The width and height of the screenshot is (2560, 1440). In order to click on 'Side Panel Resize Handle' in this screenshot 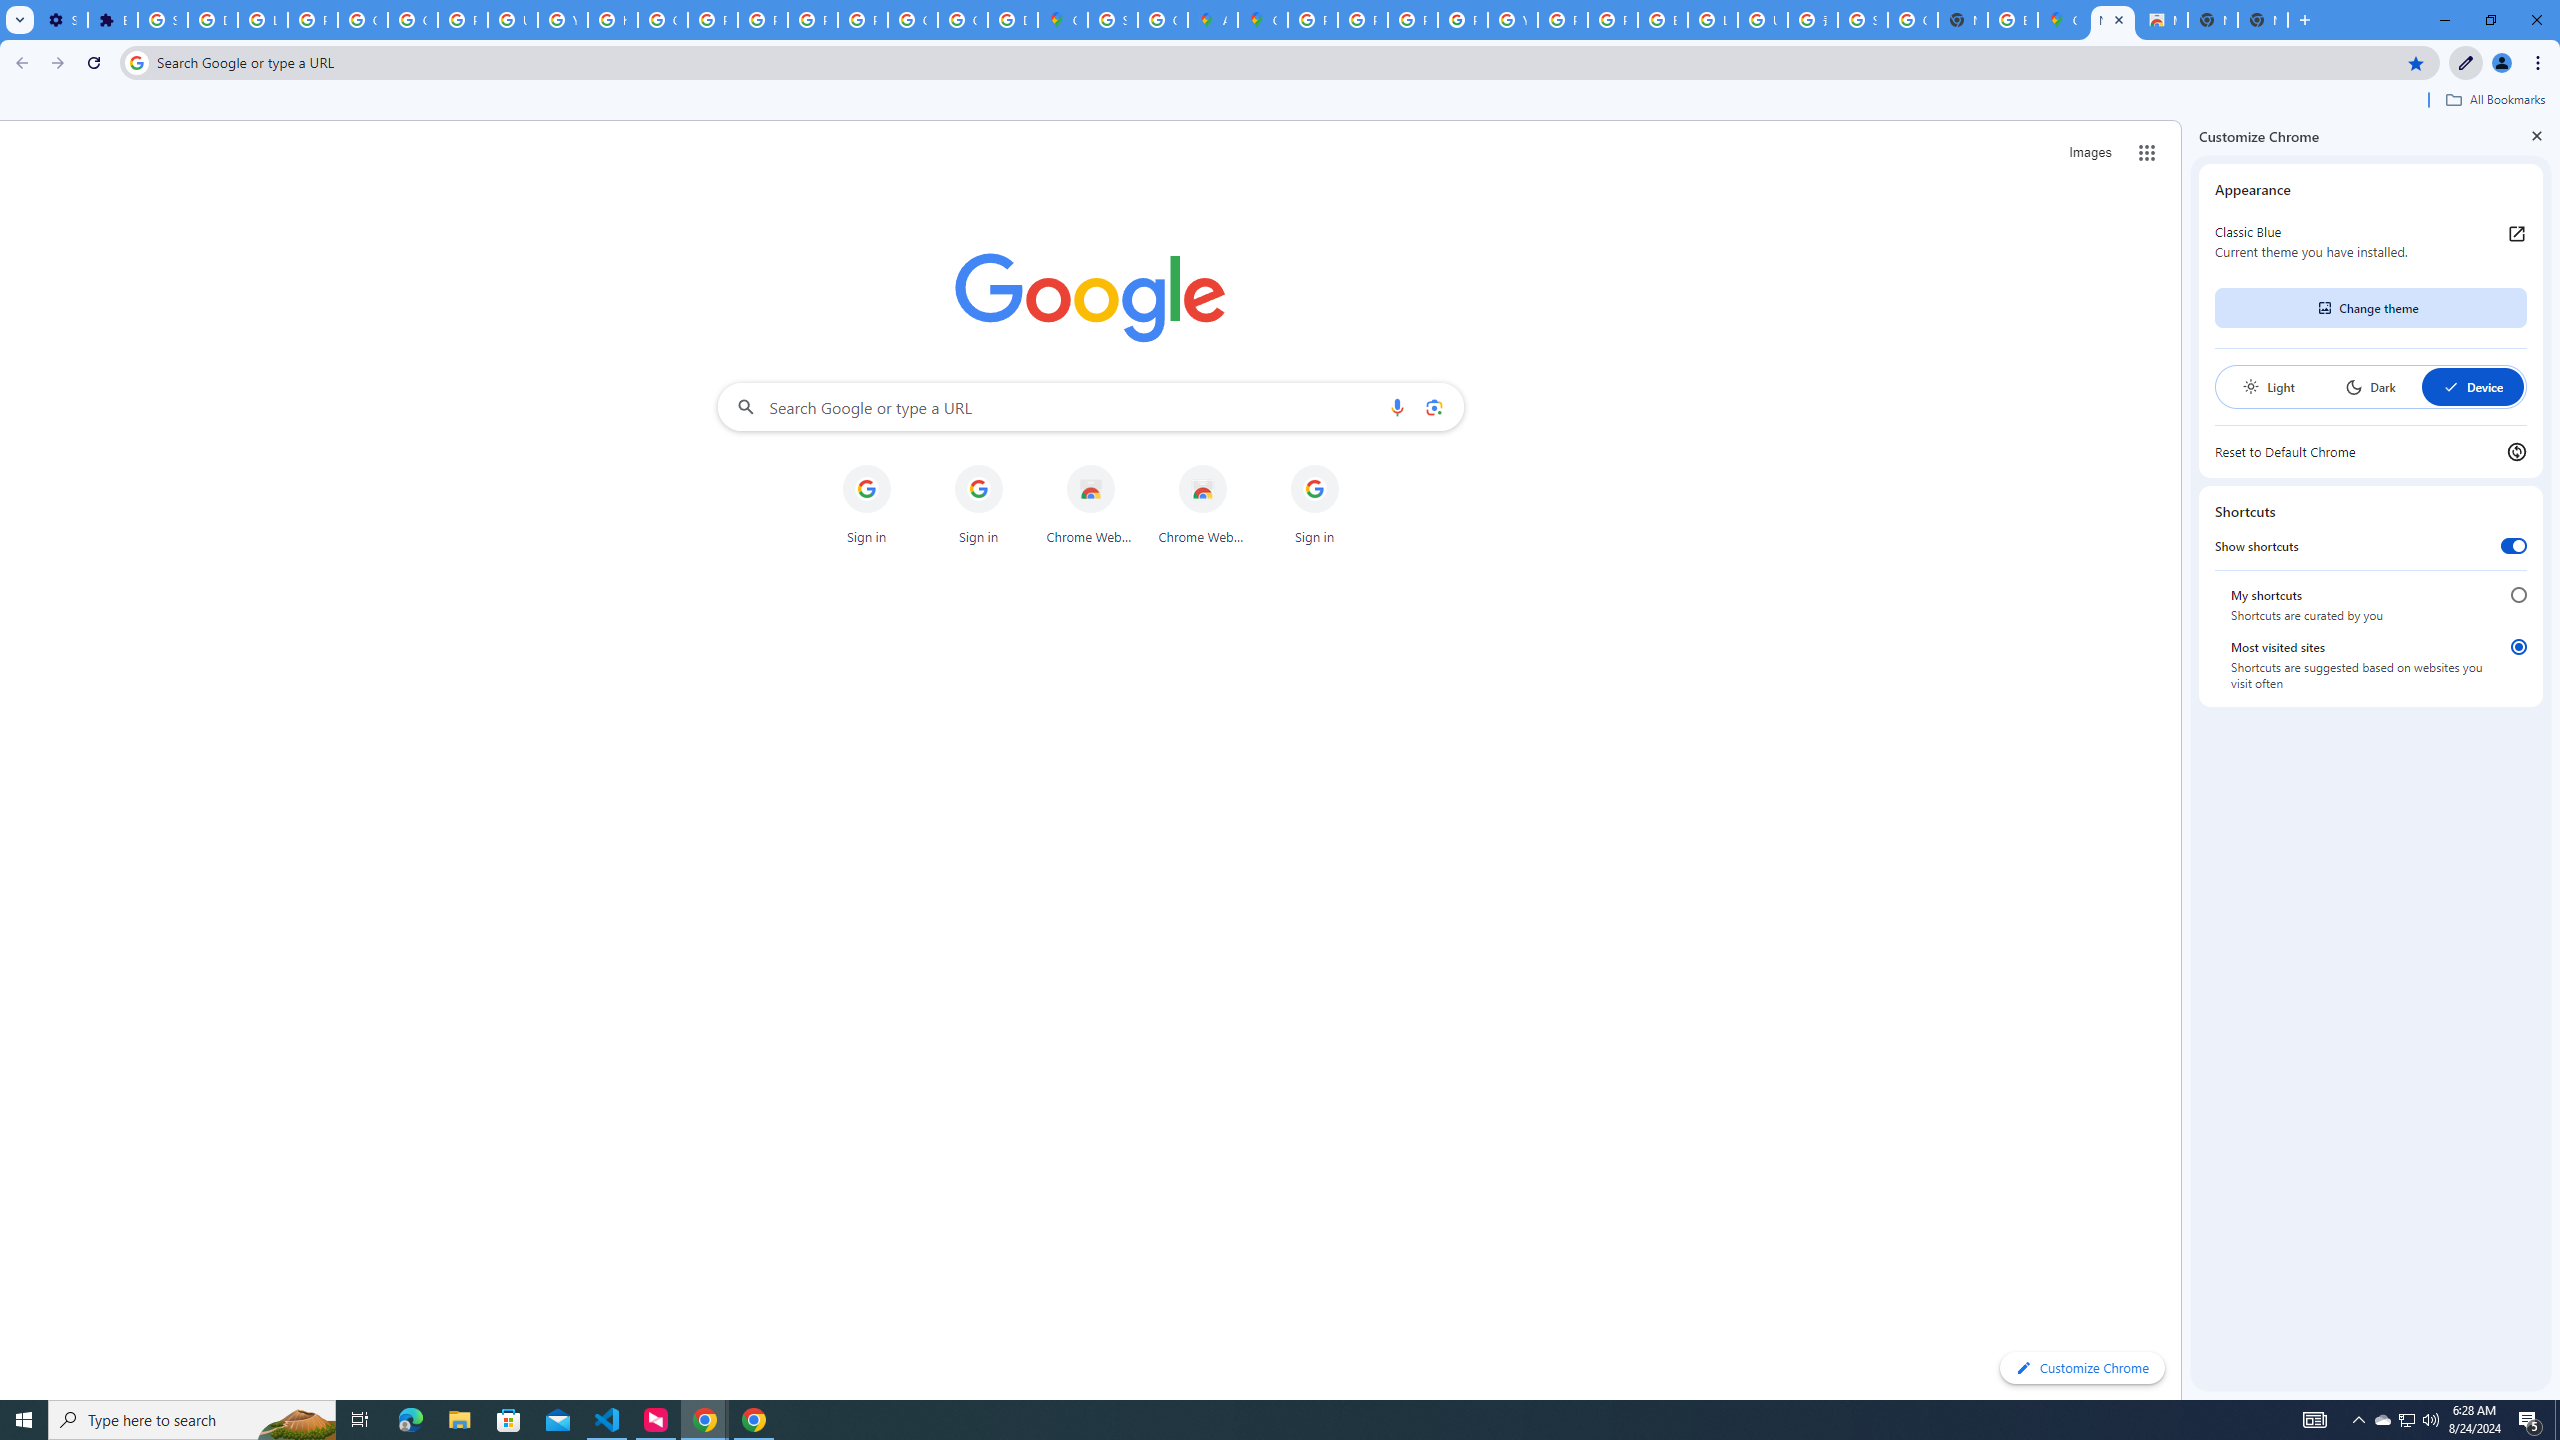, I will do `click(2185, 758)`.